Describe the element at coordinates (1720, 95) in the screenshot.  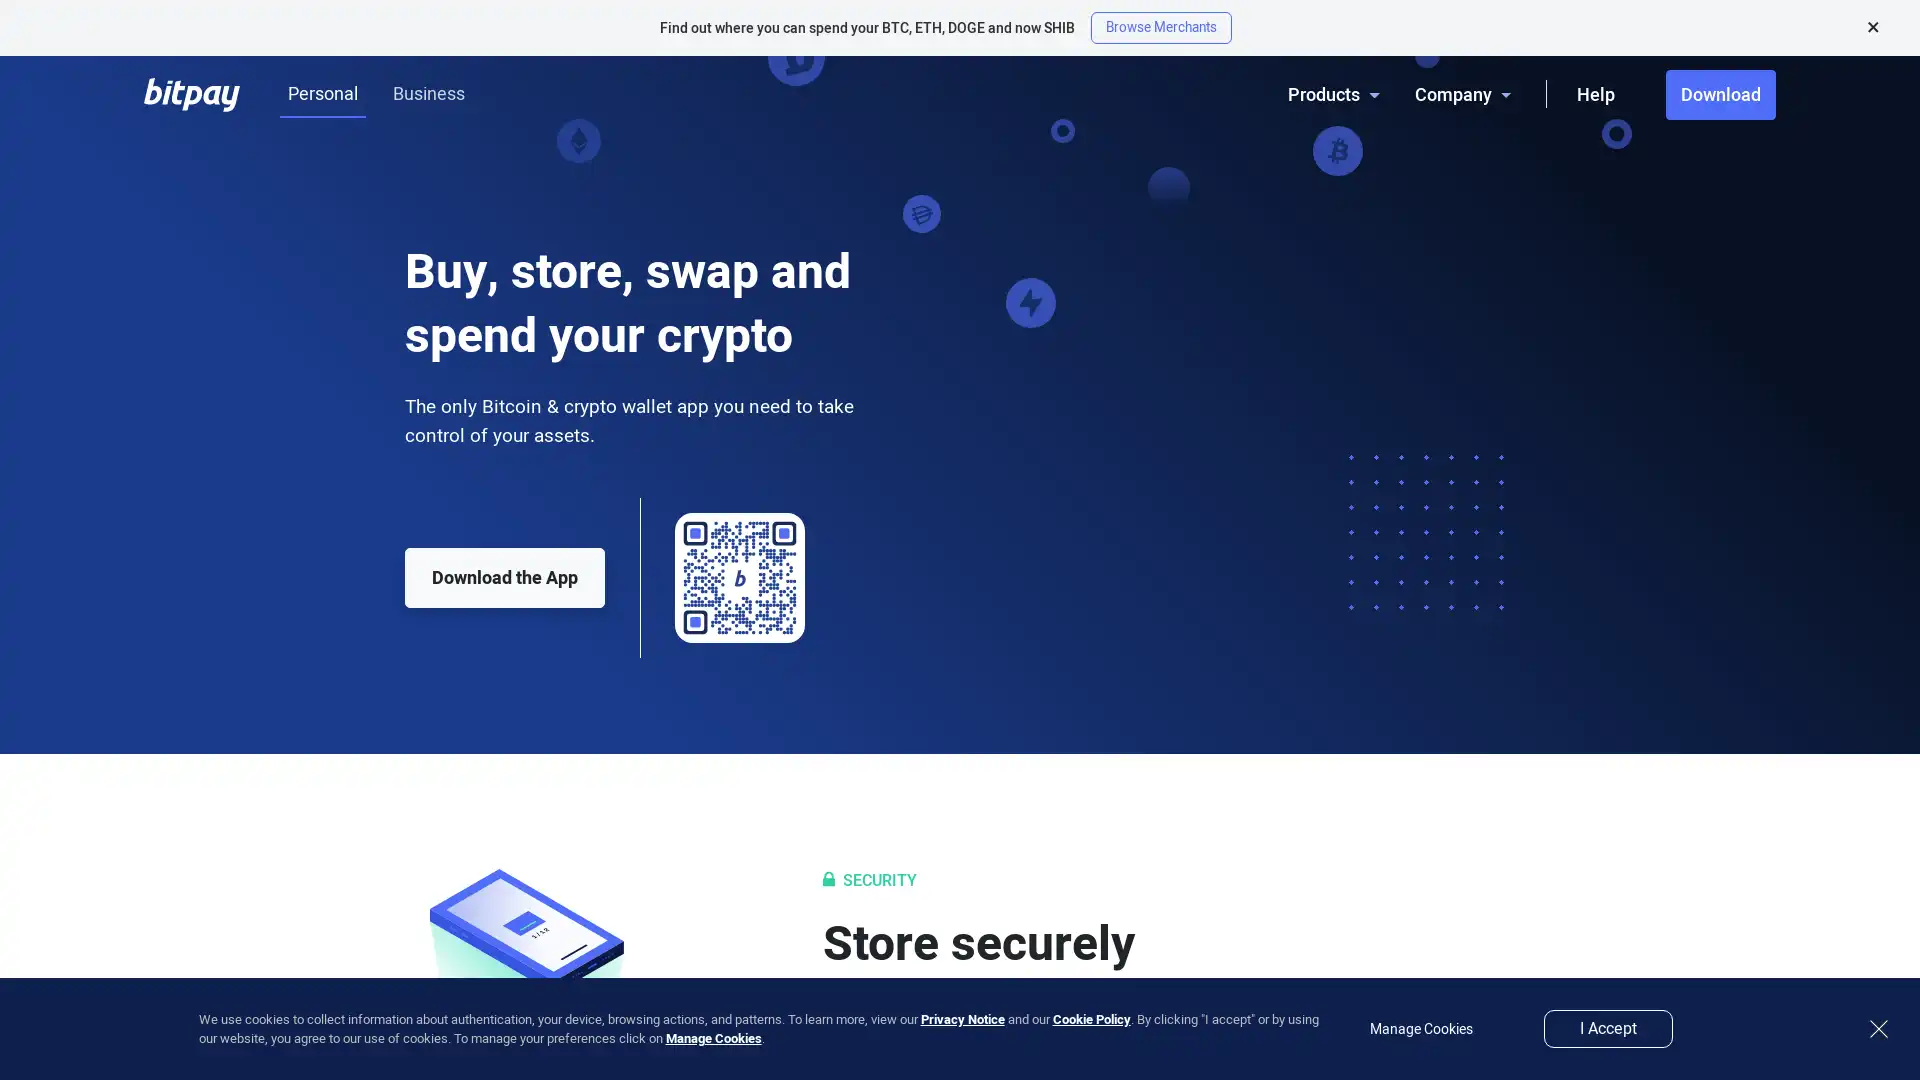
I see `Download` at that location.